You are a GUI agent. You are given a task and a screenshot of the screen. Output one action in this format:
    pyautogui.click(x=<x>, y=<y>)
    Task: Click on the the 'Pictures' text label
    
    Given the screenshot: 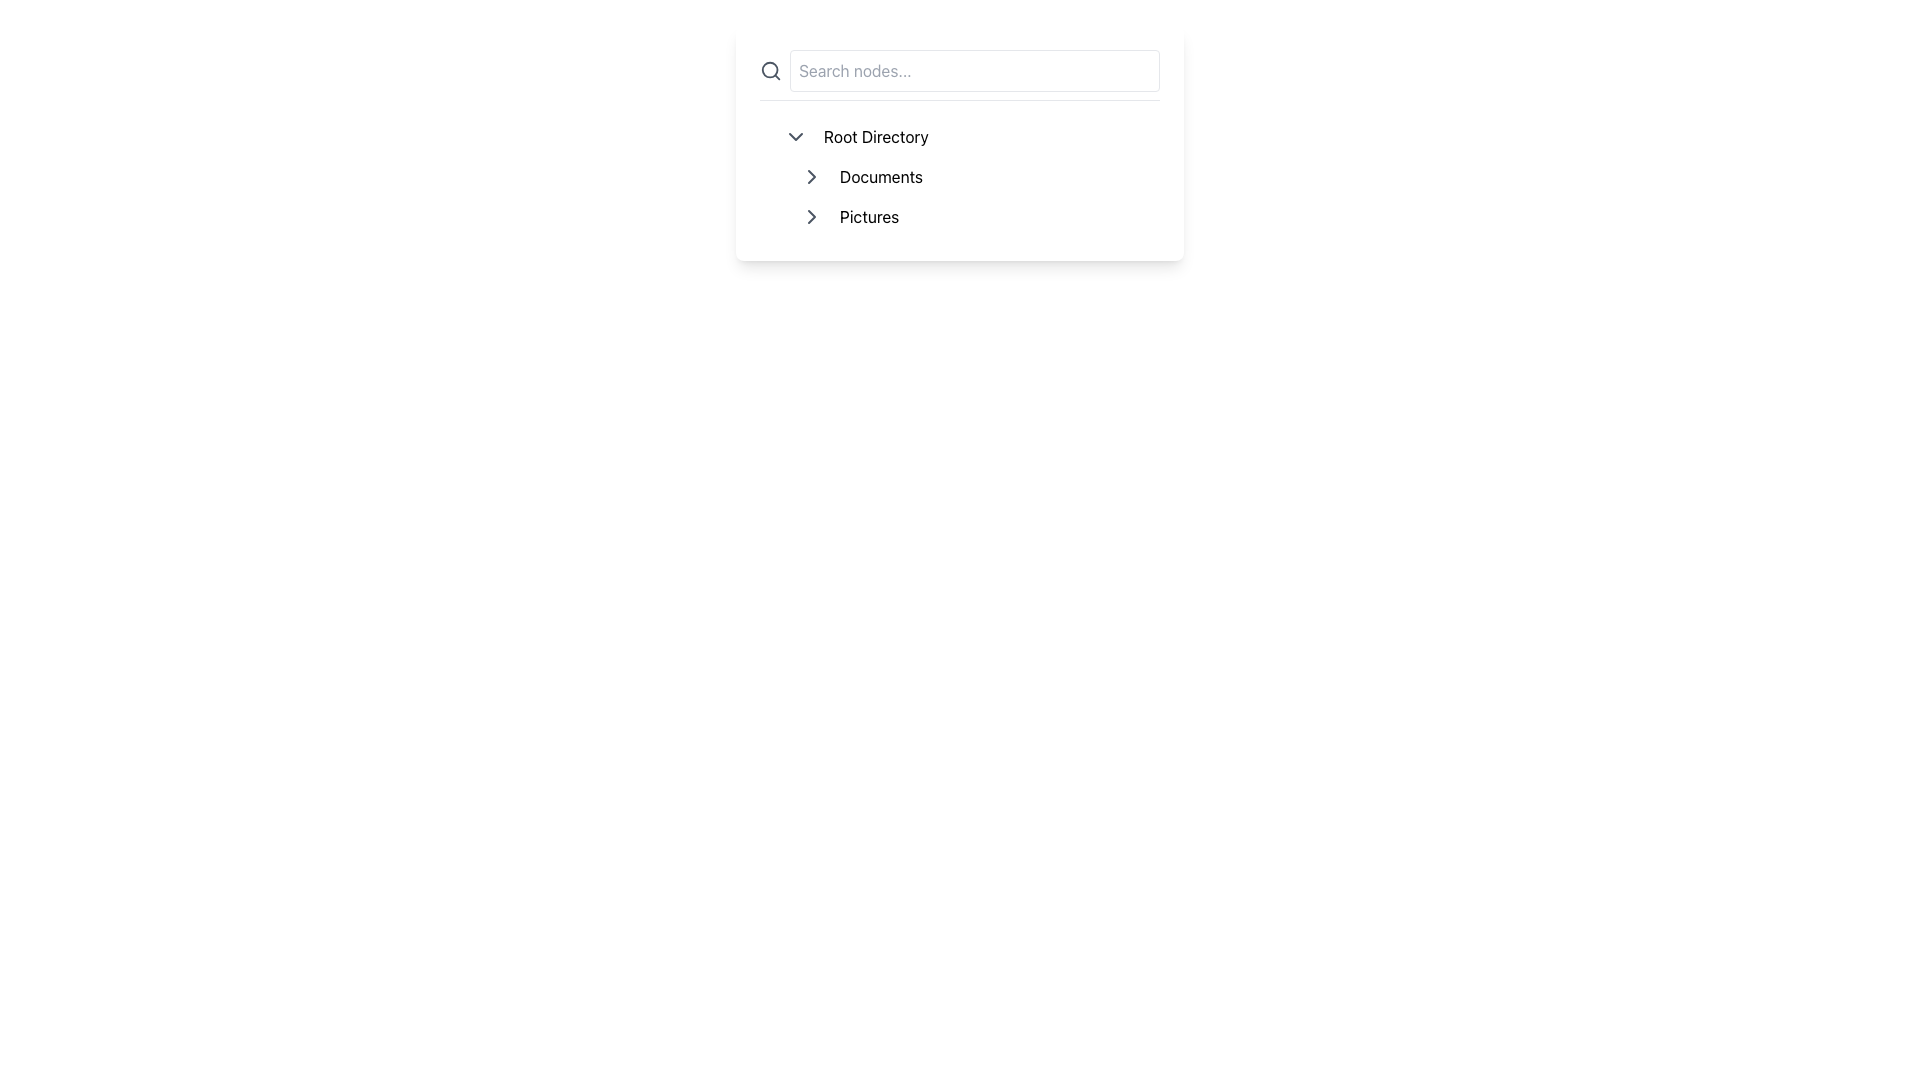 What is the action you would take?
    pyautogui.click(x=869, y=216)
    